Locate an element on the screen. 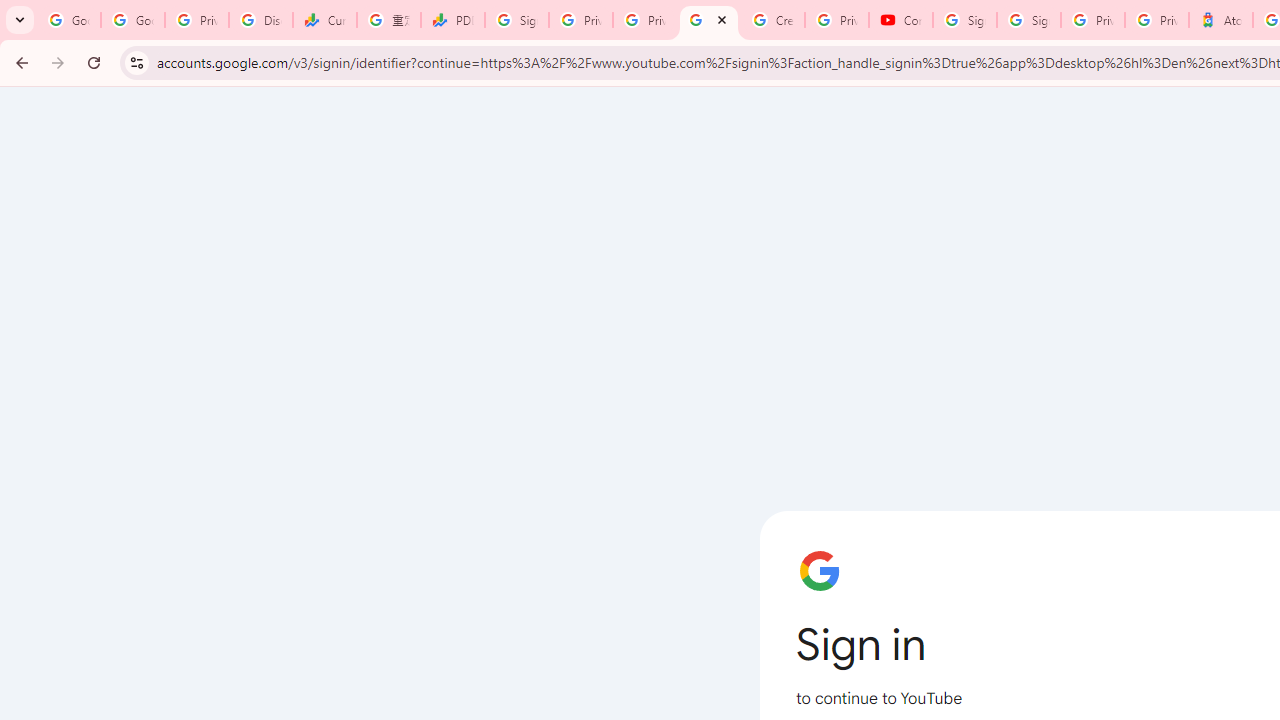  'Atour Hotel - Google hotels' is located at coordinates (1220, 20).